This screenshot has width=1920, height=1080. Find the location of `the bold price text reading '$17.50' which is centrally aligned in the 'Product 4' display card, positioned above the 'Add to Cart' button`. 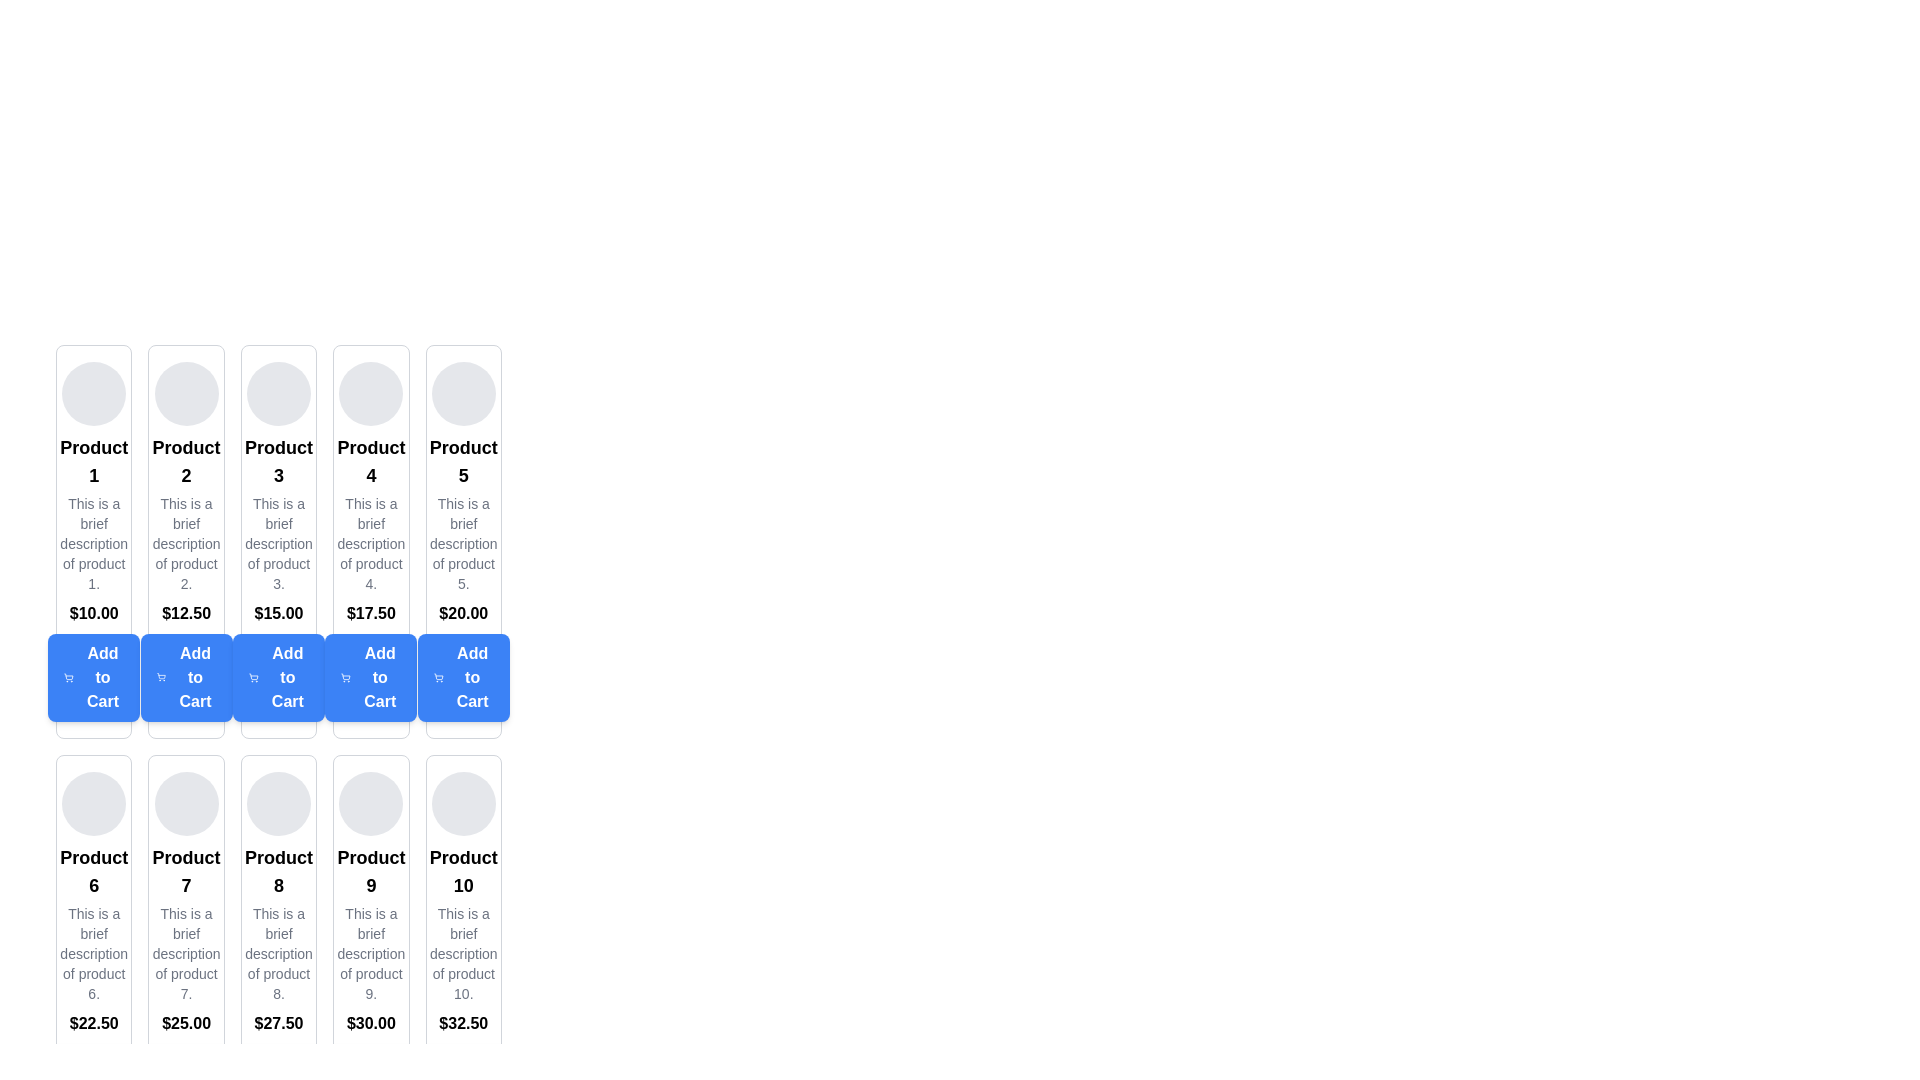

the bold price text reading '$17.50' which is centrally aligned in the 'Product 4' display card, positioned above the 'Add to Cart' button is located at coordinates (371, 612).